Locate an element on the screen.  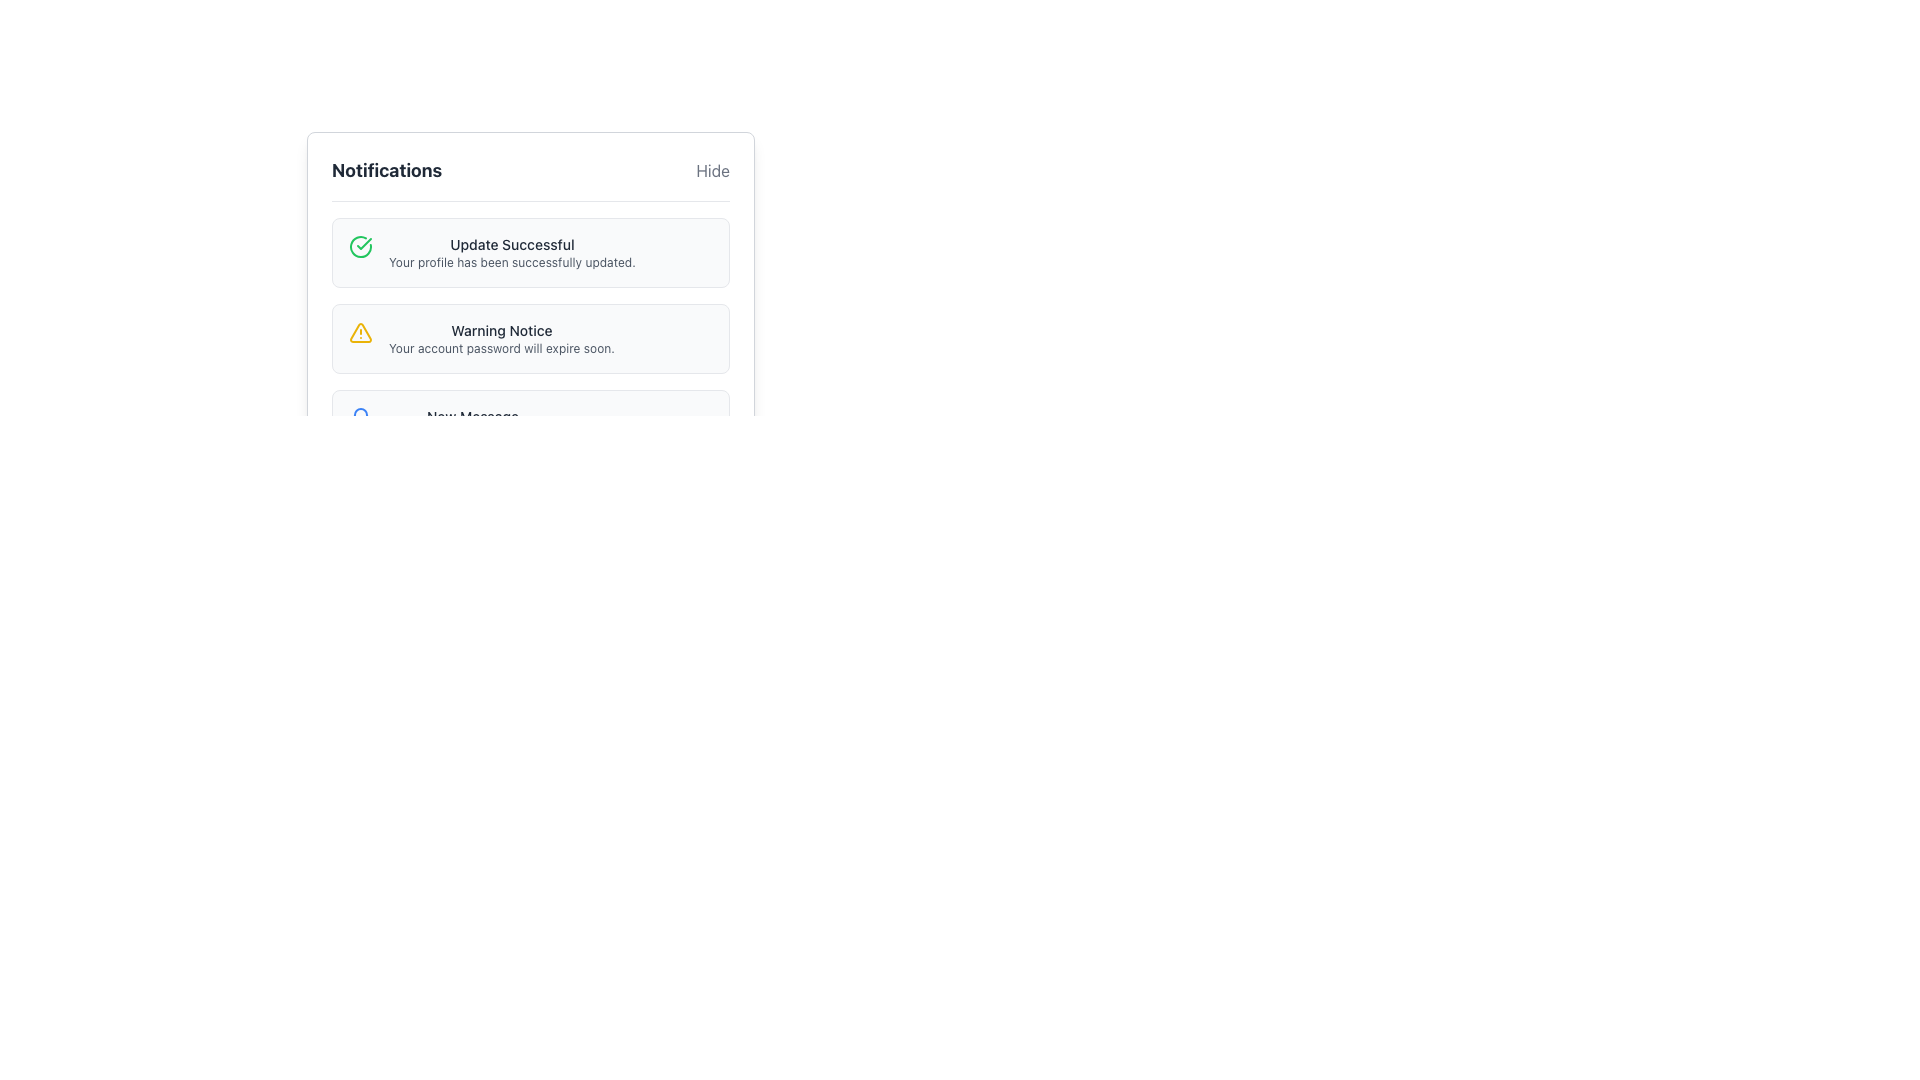
the success icon located in the notification panel within the 'Update Successful' notification box, positioned to the left of the text content is located at coordinates (360, 245).